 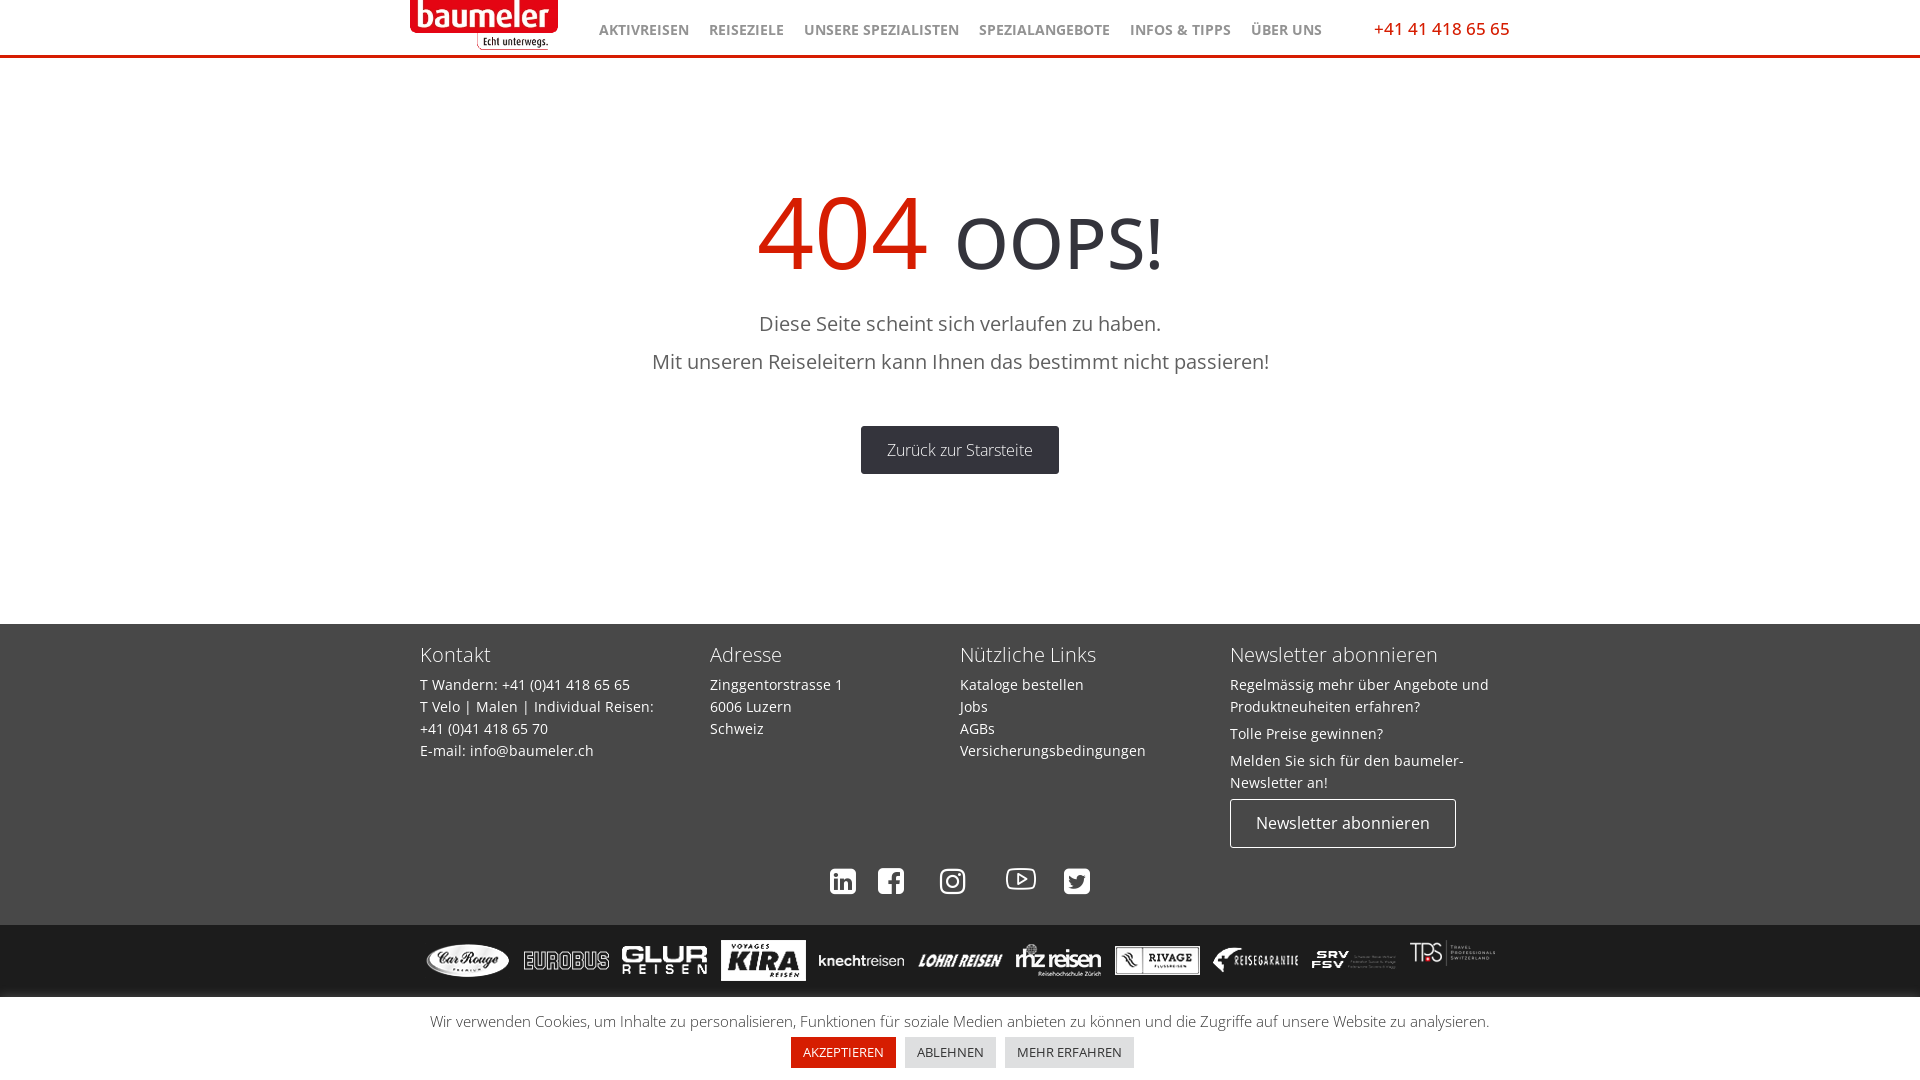 What do you see at coordinates (565, 683) in the screenshot?
I see `'+41 (0)41 418 65 65'` at bounding box center [565, 683].